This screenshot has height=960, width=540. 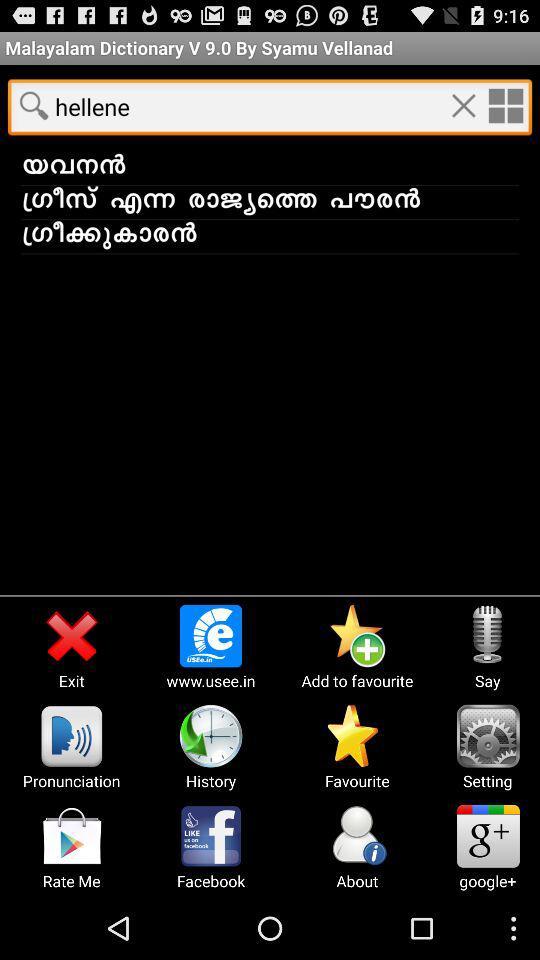 What do you see at coordinates (504, 105) in the screenshot?
I see `hellene` at bounding box center [504, 105].